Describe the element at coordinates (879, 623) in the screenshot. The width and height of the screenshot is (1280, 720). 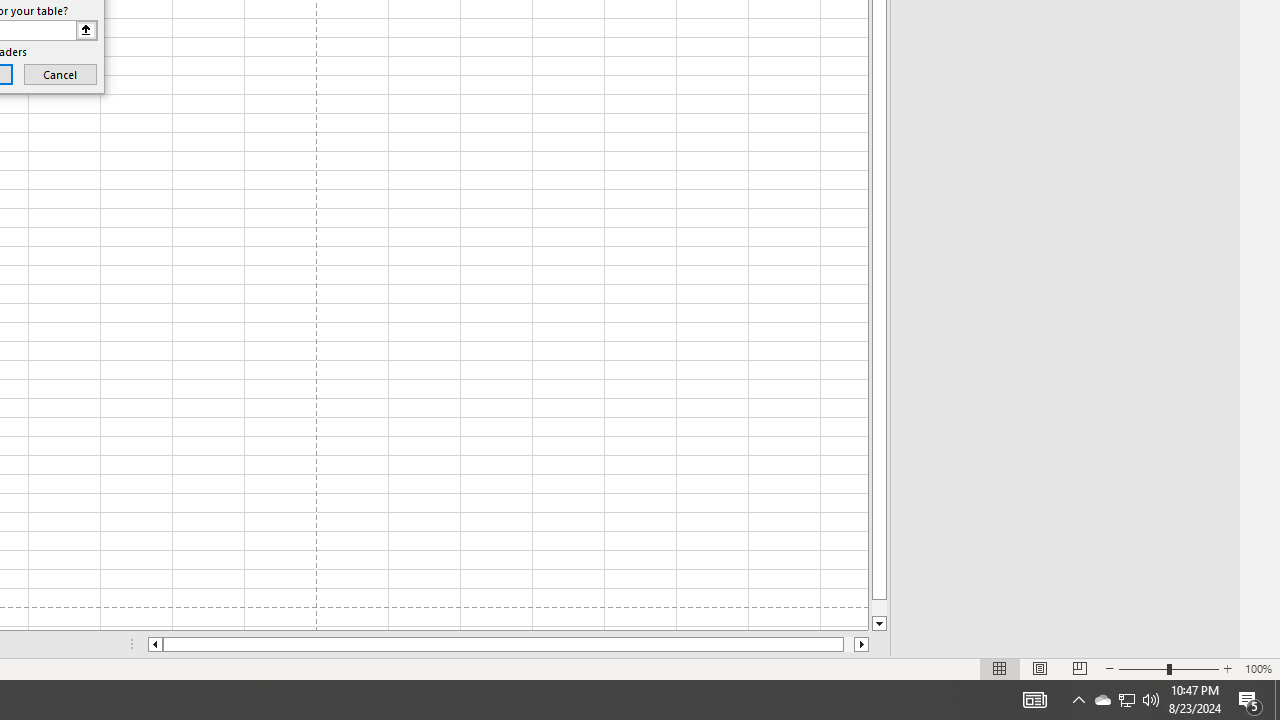
I see `'Line down'` at that location.